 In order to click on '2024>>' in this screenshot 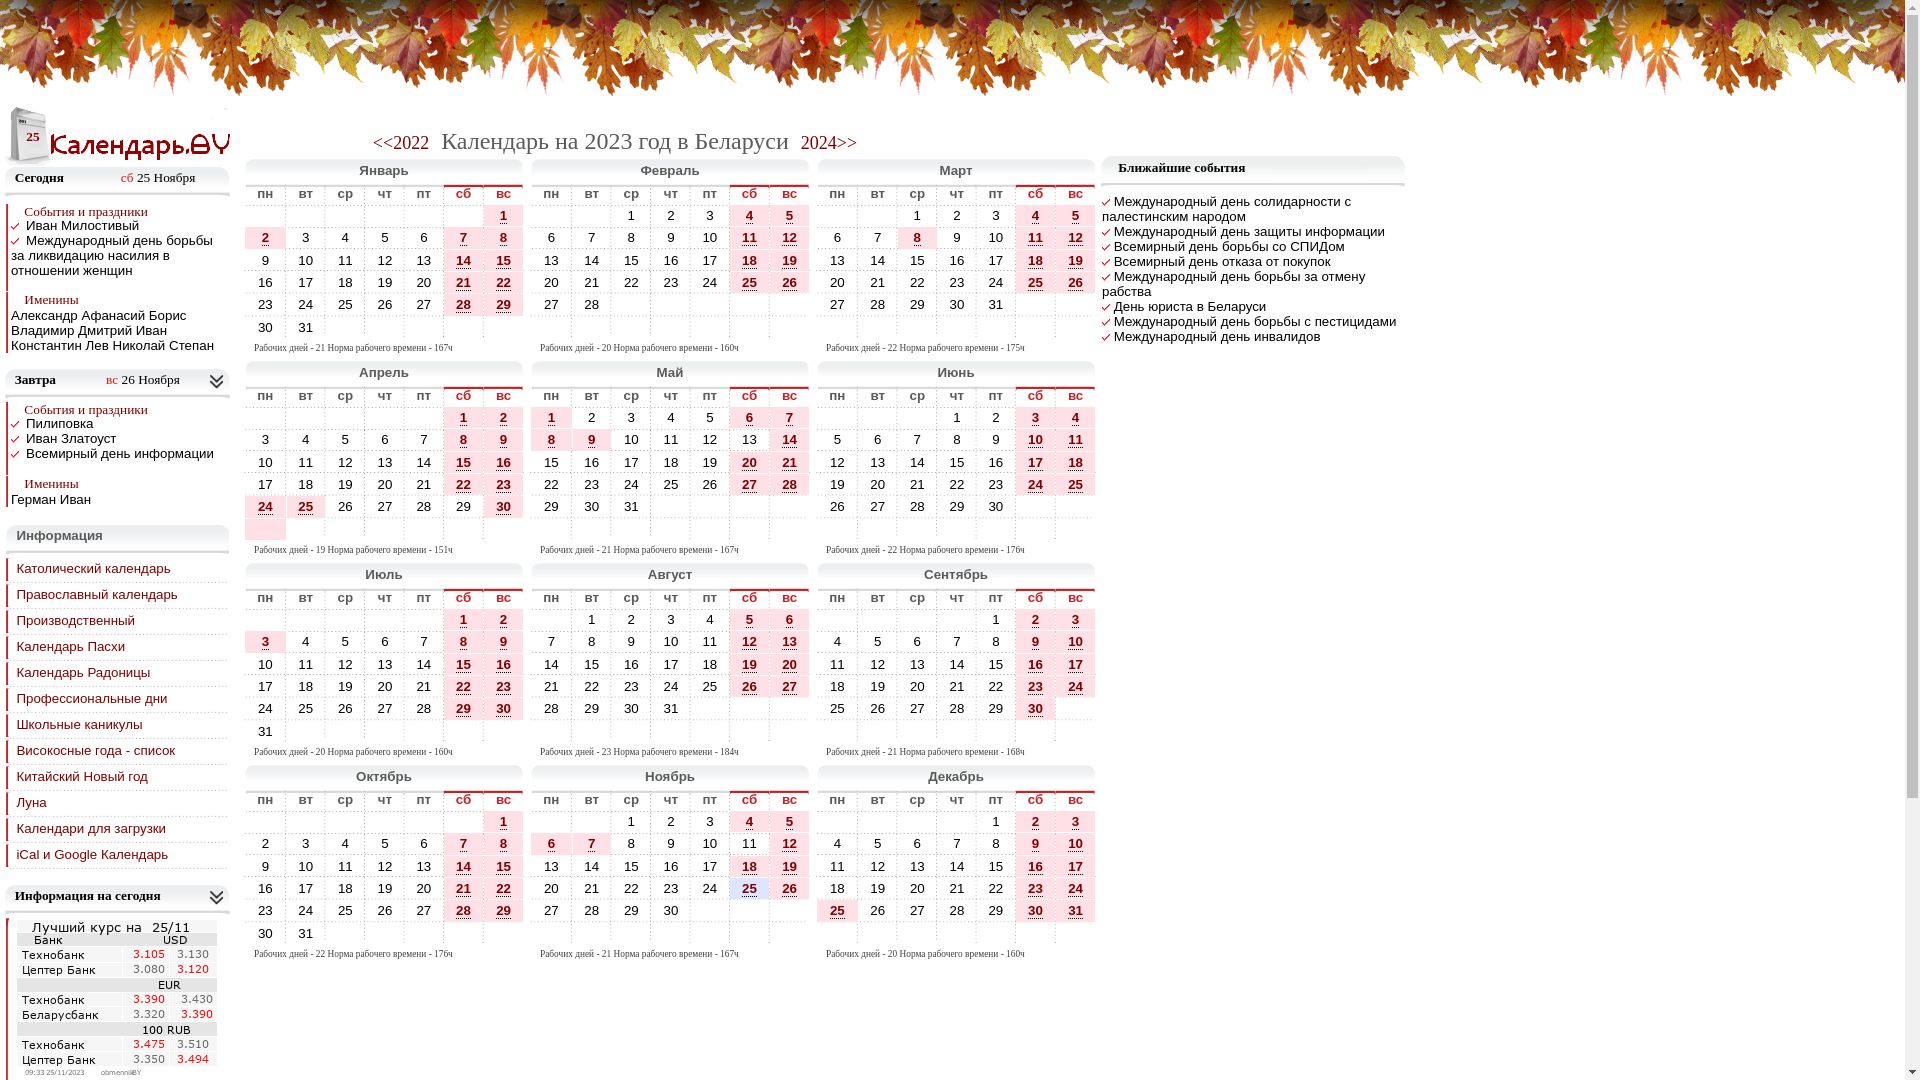, I will do `click(829, 141)`.